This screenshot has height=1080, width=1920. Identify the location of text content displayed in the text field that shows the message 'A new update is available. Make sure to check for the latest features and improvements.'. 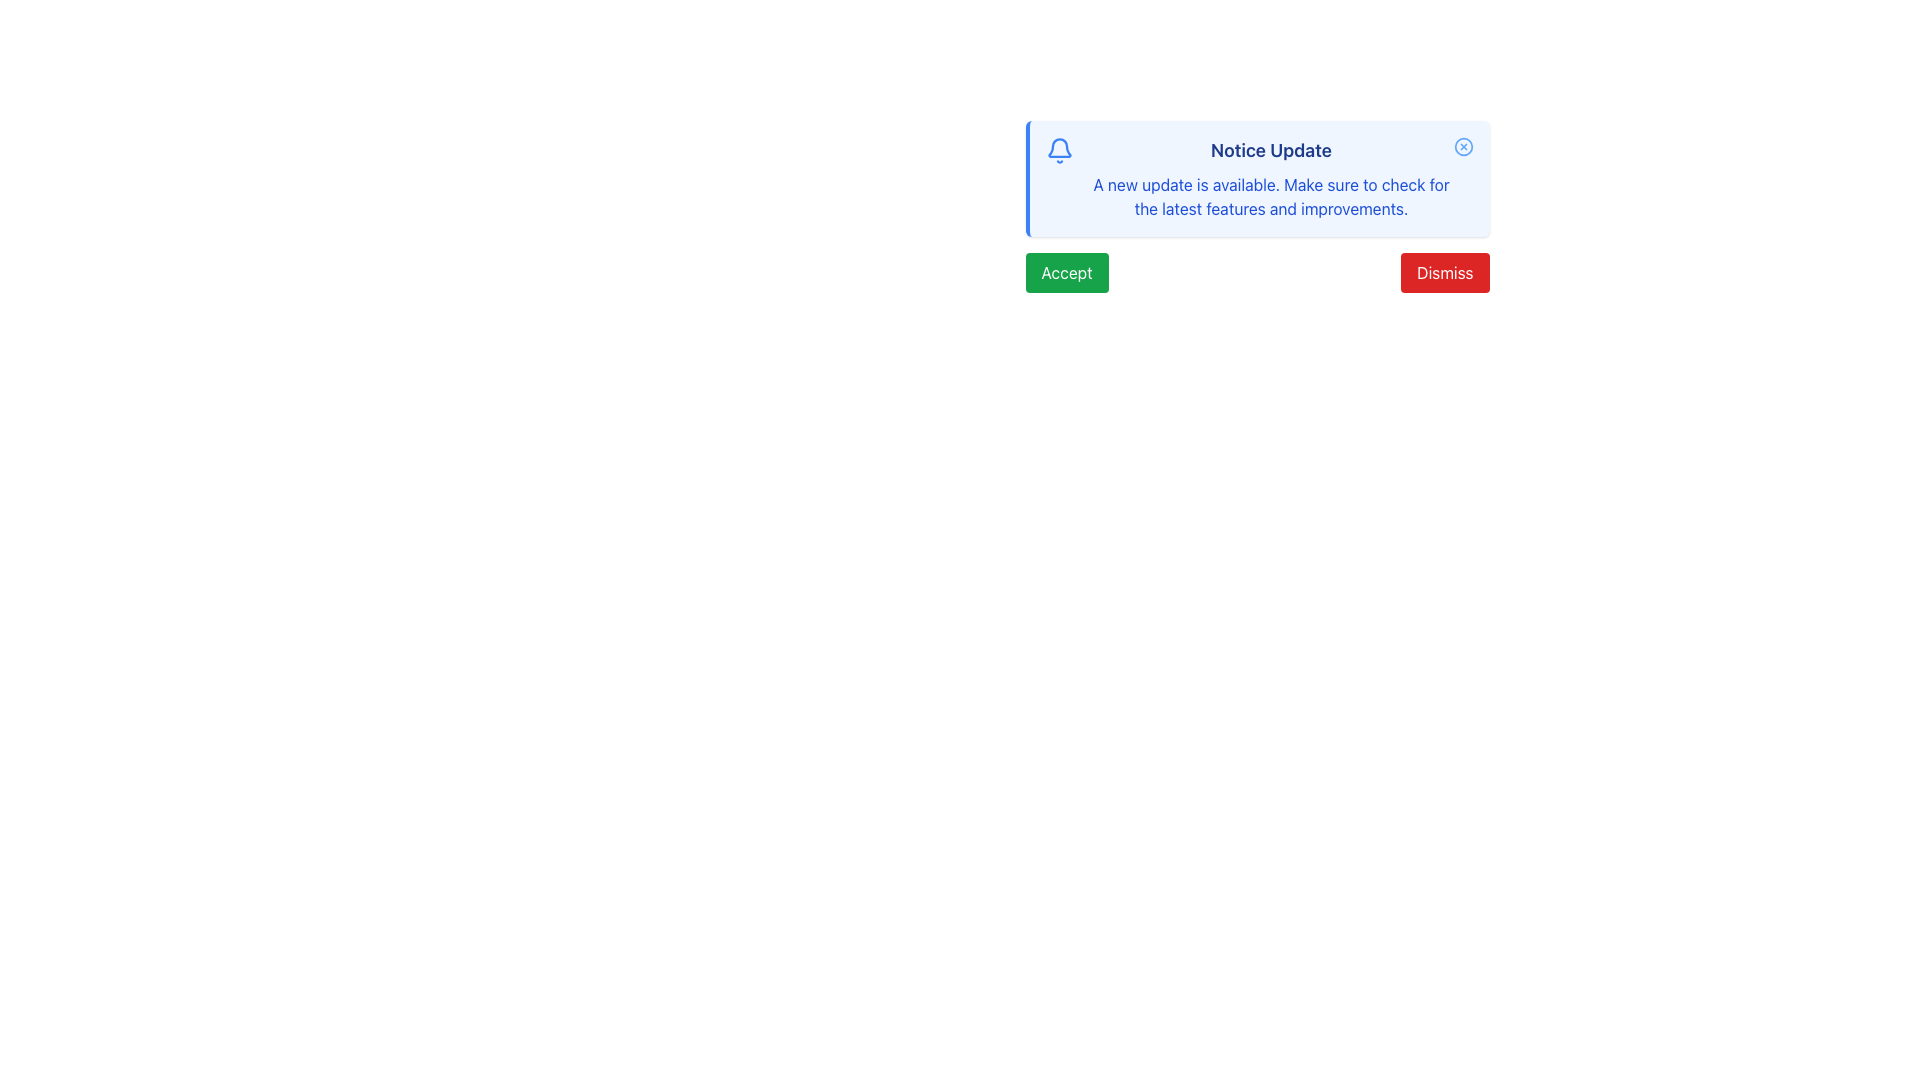
(1270, 196).